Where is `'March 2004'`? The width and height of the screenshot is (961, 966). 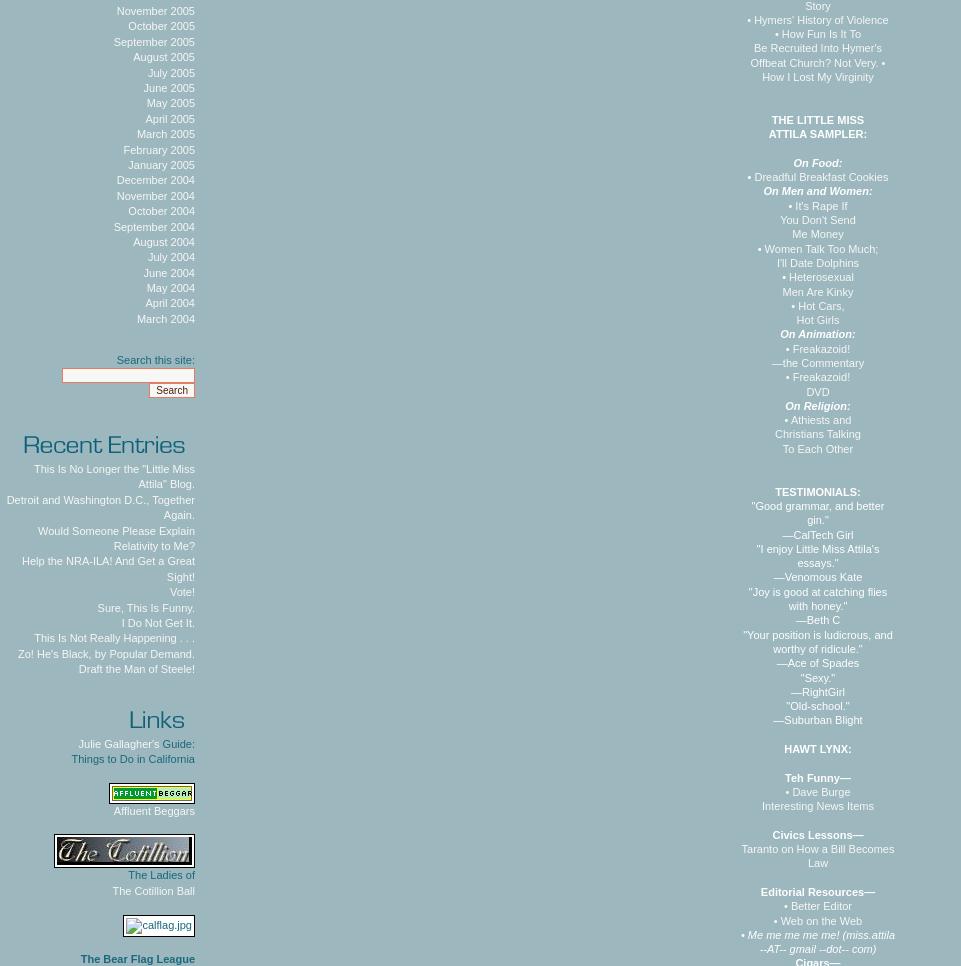
'March 2004' is located at coordinates (134, 318).